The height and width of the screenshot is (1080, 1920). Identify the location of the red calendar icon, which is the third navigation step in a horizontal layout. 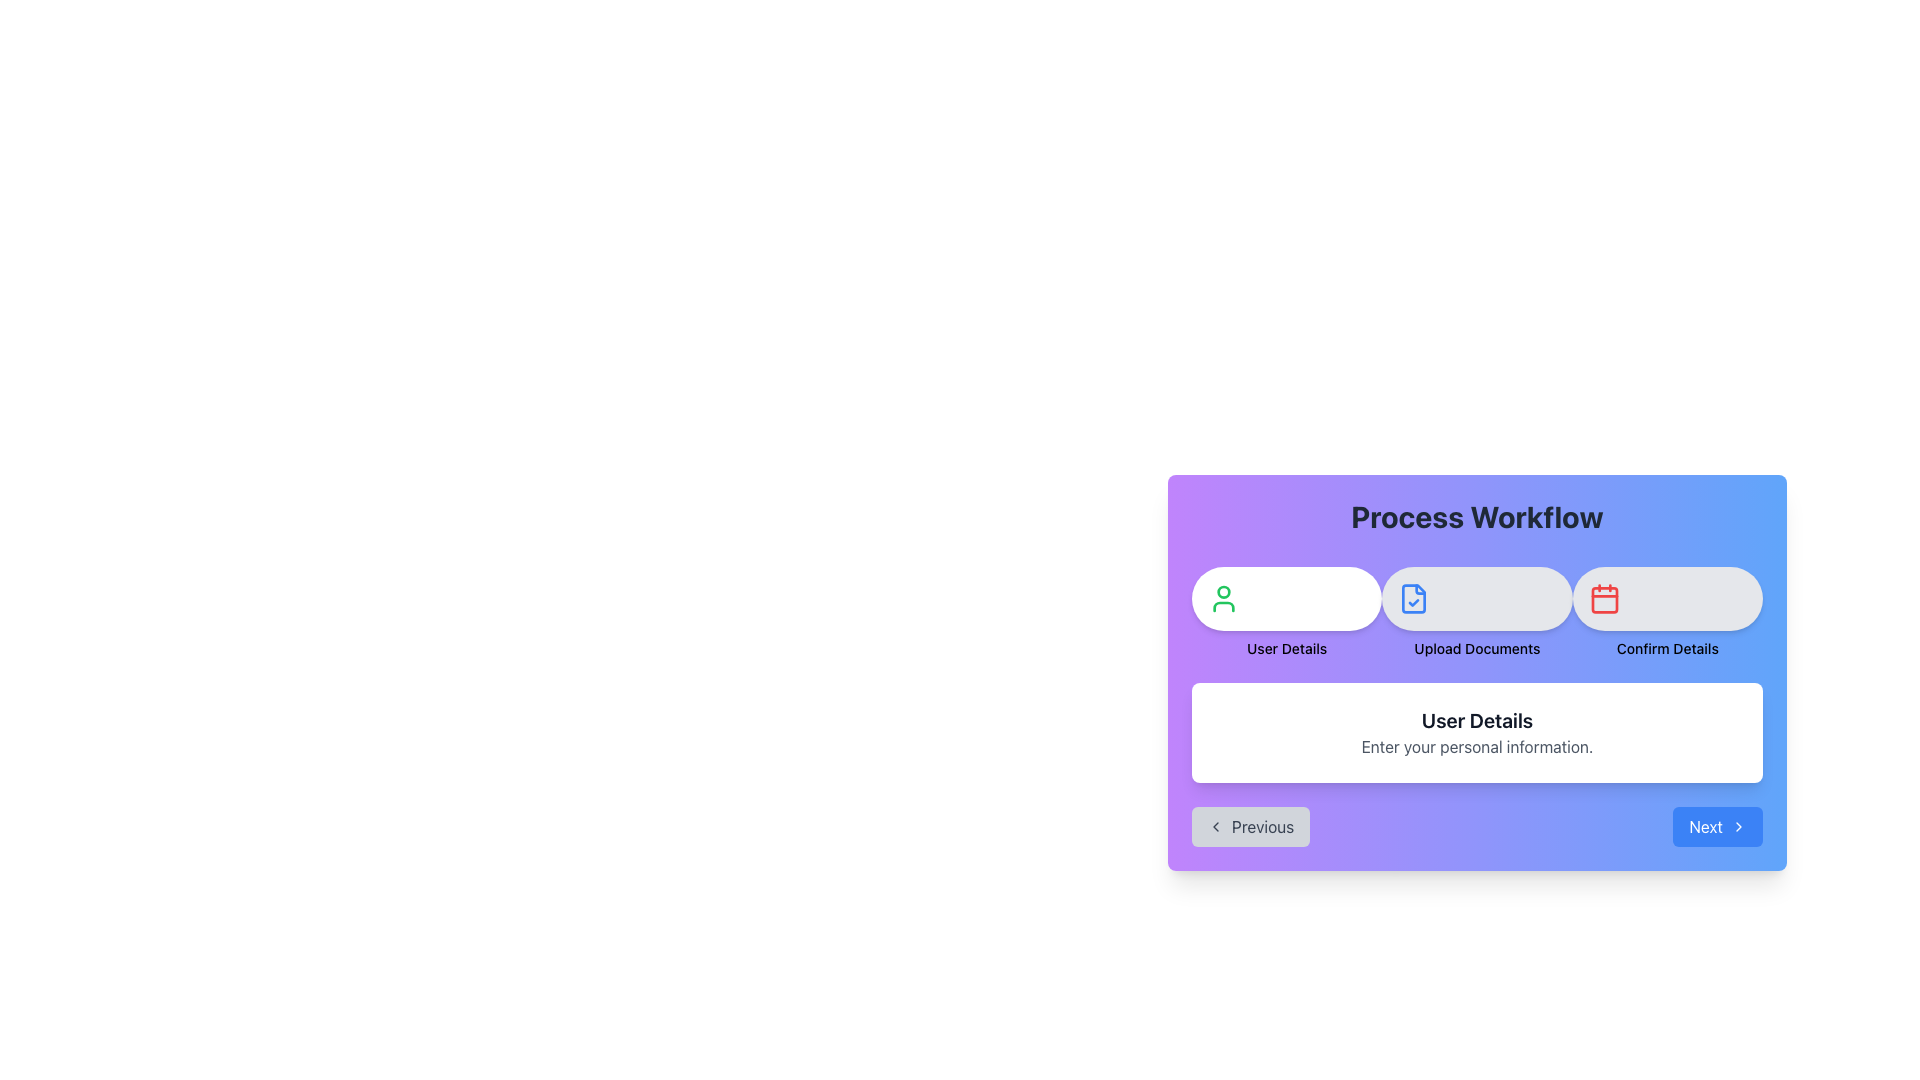
(1604, 597).